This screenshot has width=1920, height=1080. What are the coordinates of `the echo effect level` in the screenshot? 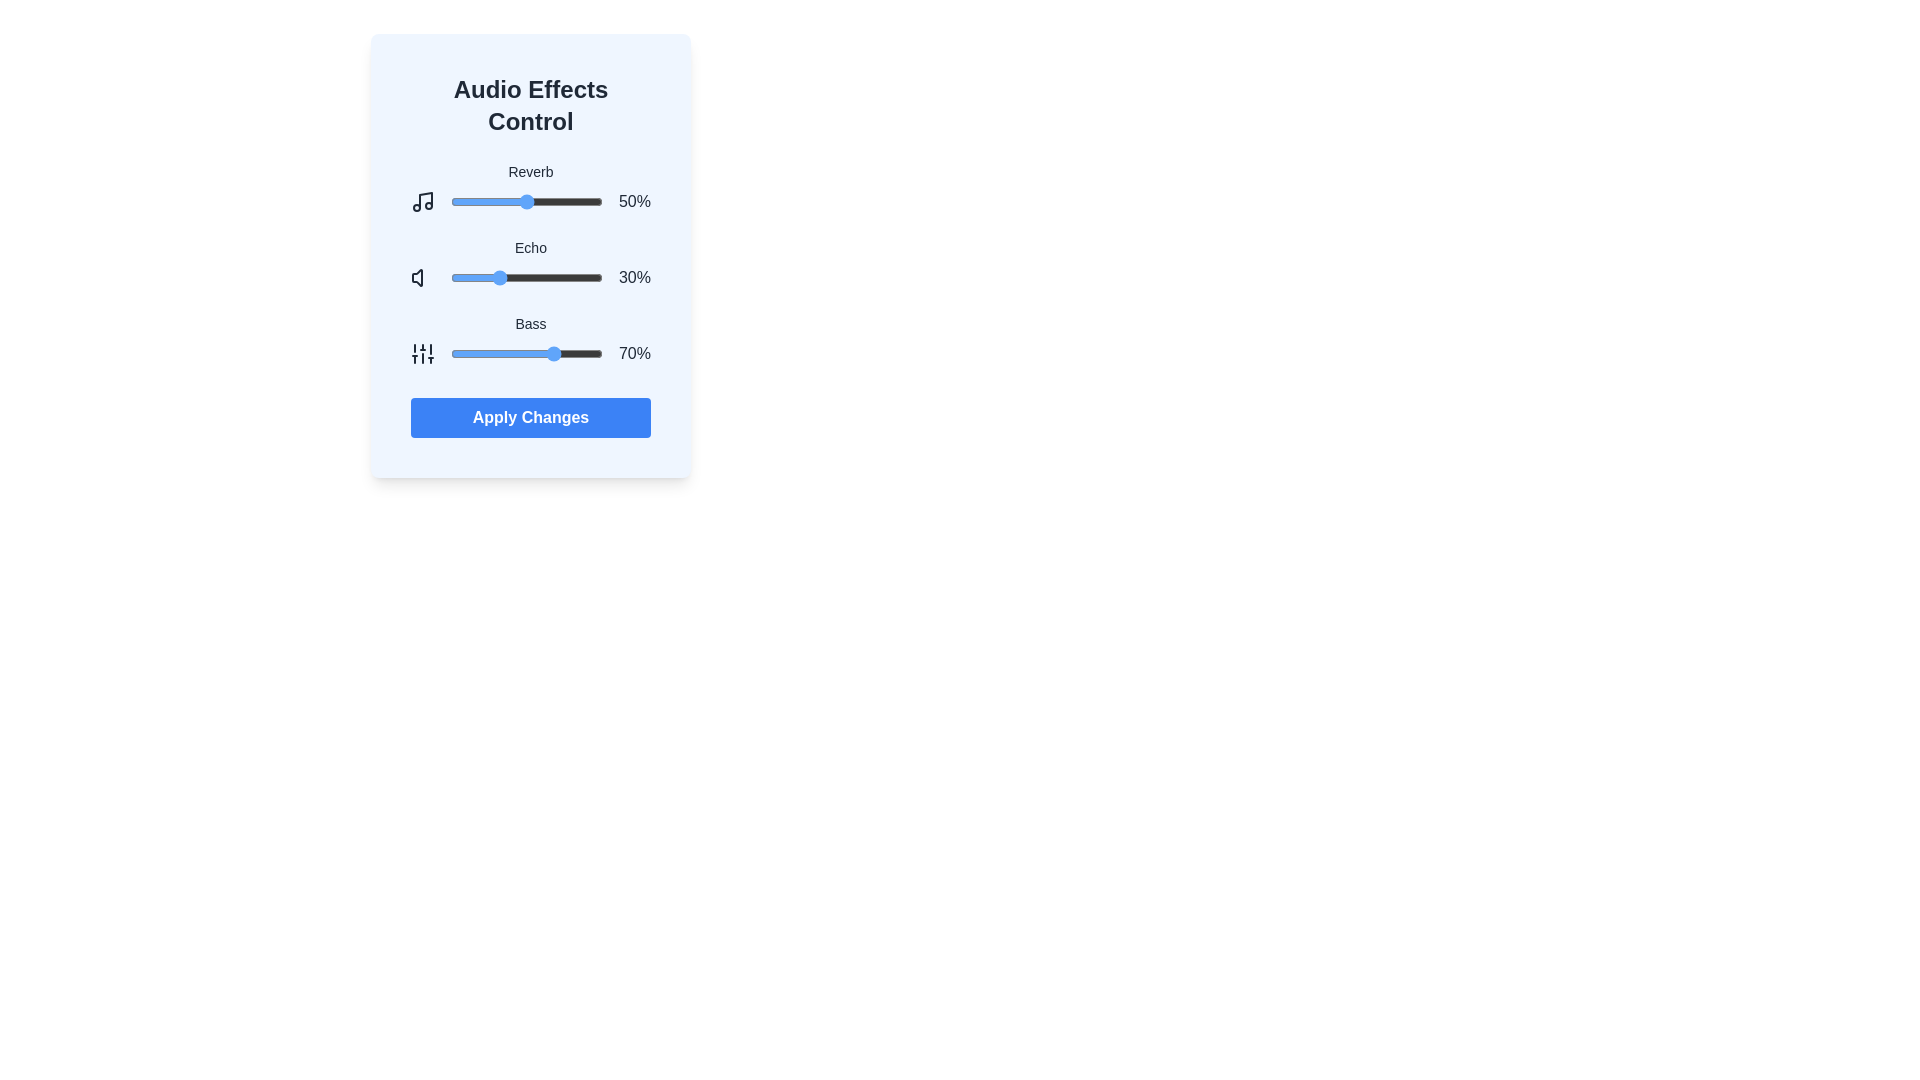 It's located at (482, 277).